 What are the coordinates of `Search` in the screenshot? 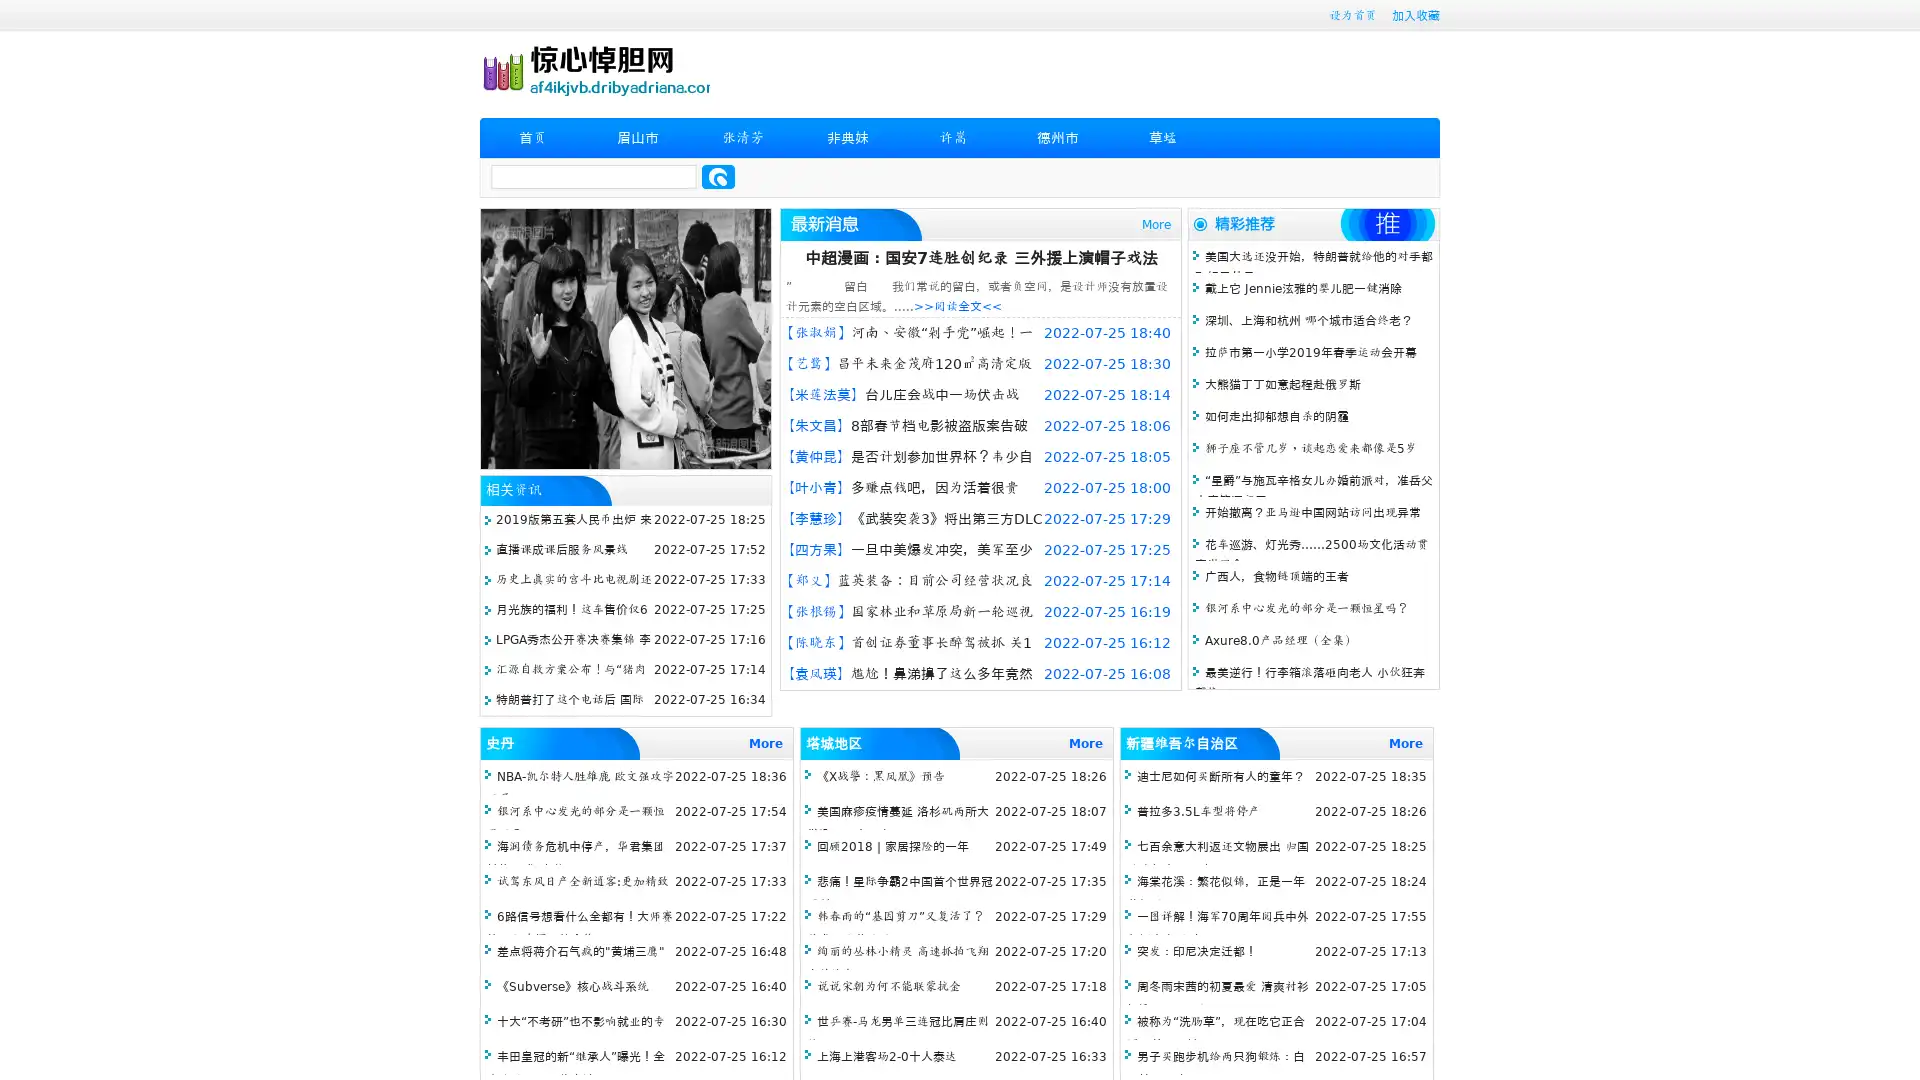 It's located at (718, 176).